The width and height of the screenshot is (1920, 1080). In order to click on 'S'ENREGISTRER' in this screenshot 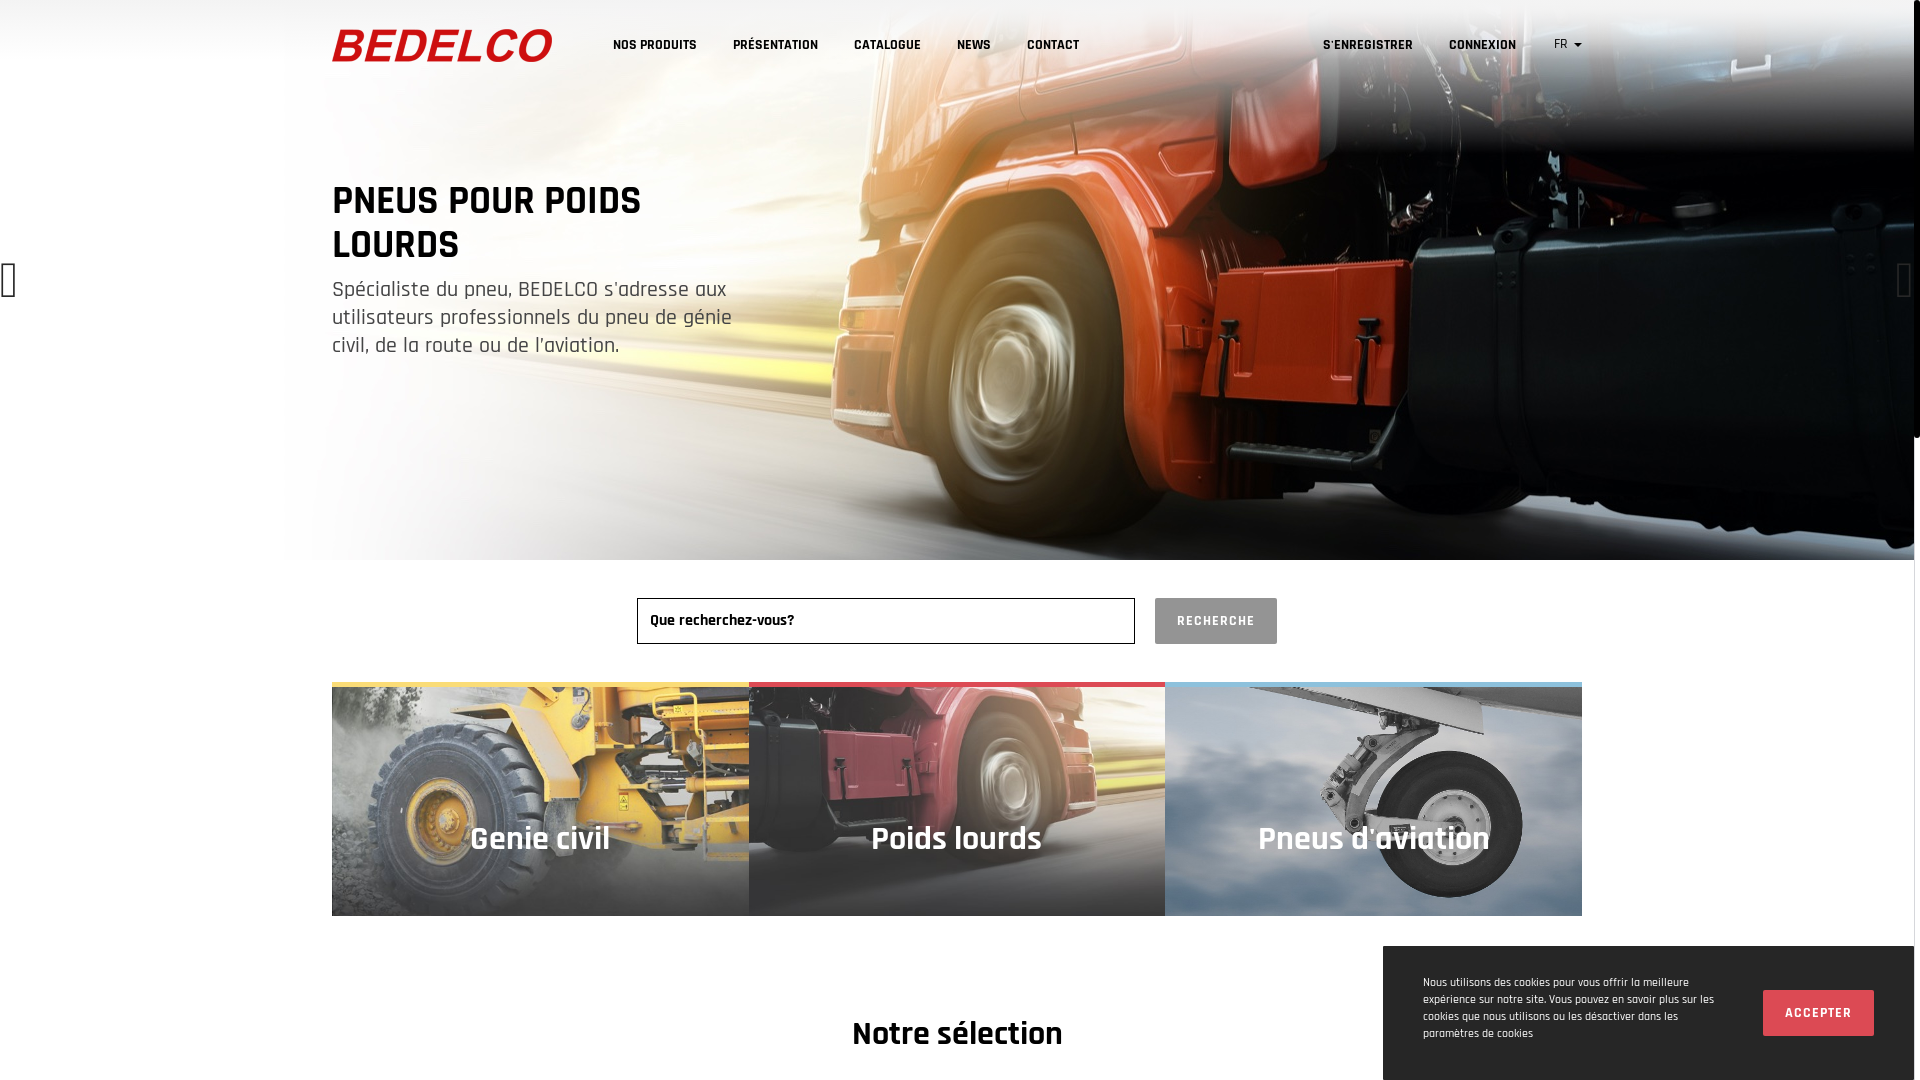, I will do `click(1305, 44)`.